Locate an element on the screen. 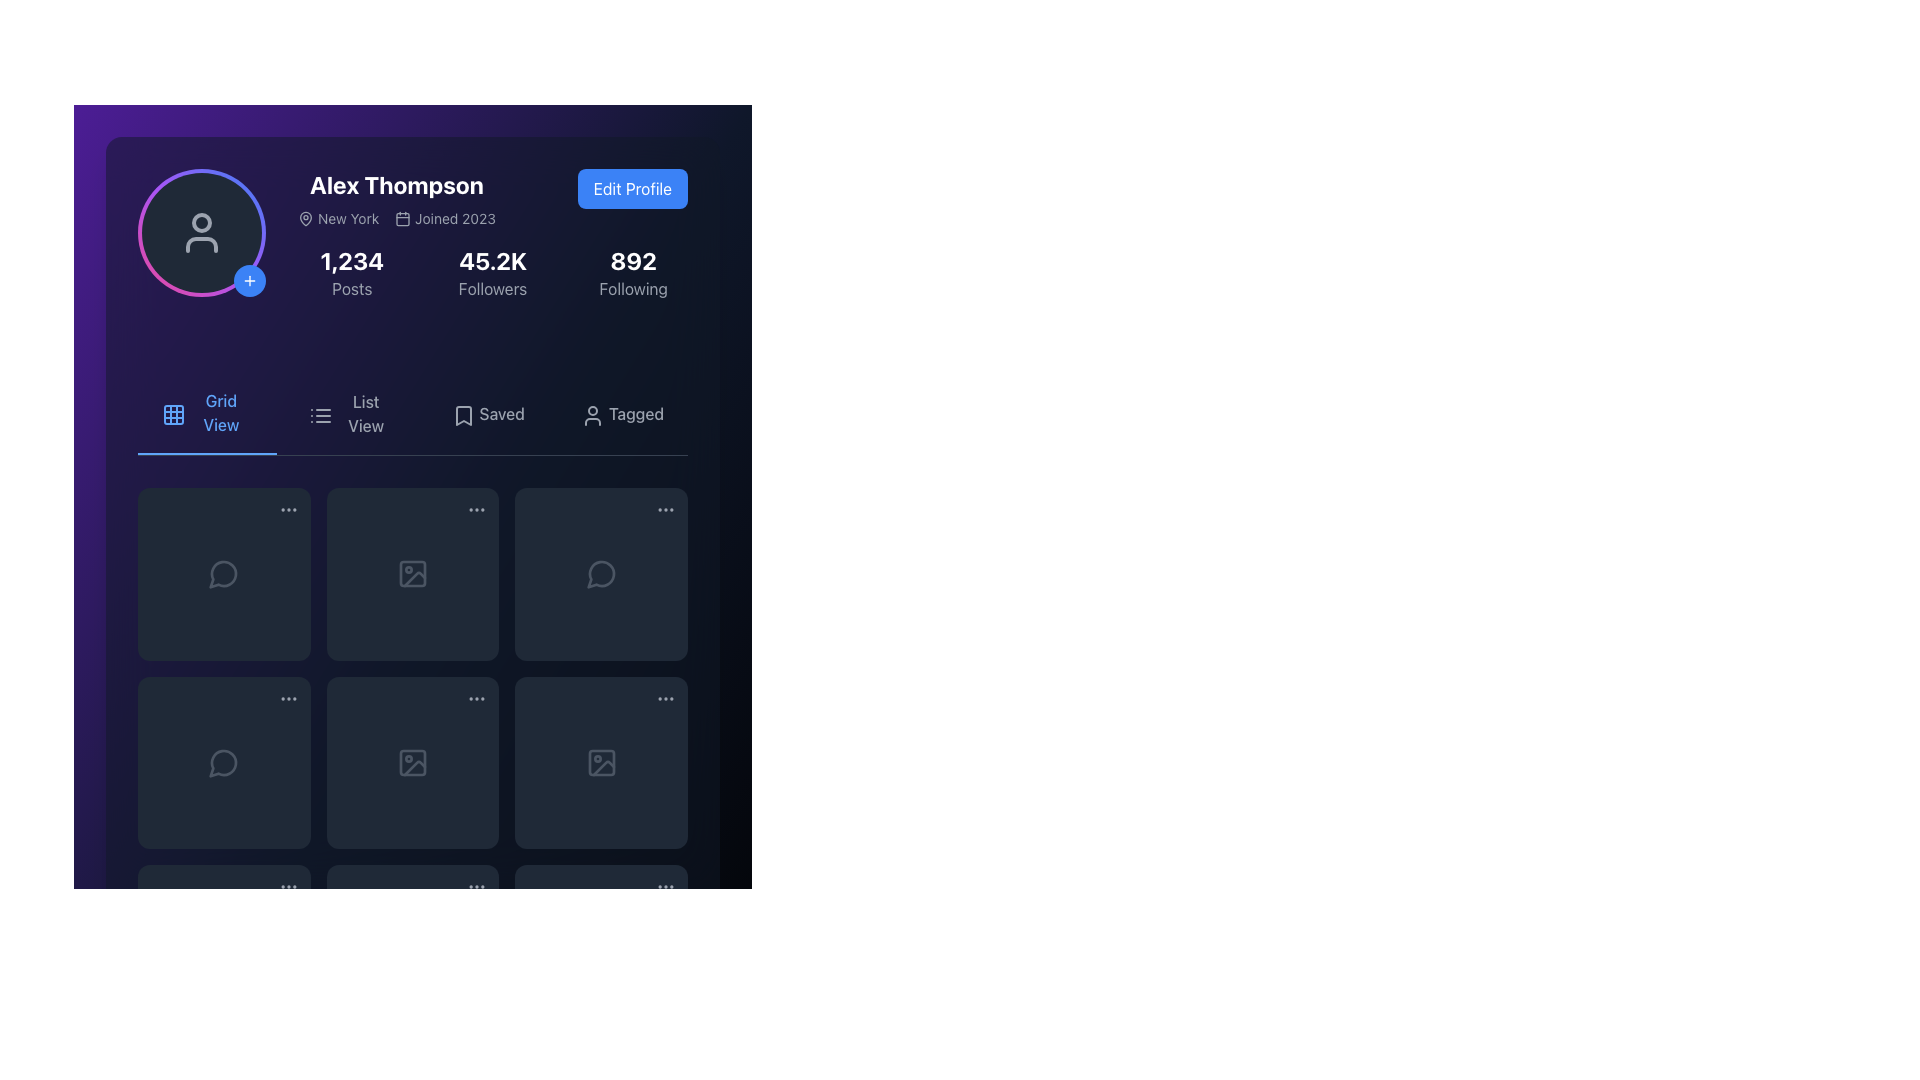  the ellipsis icon consisting of three gray dots in the last column of the lower row is located at coordinates (666, 697).